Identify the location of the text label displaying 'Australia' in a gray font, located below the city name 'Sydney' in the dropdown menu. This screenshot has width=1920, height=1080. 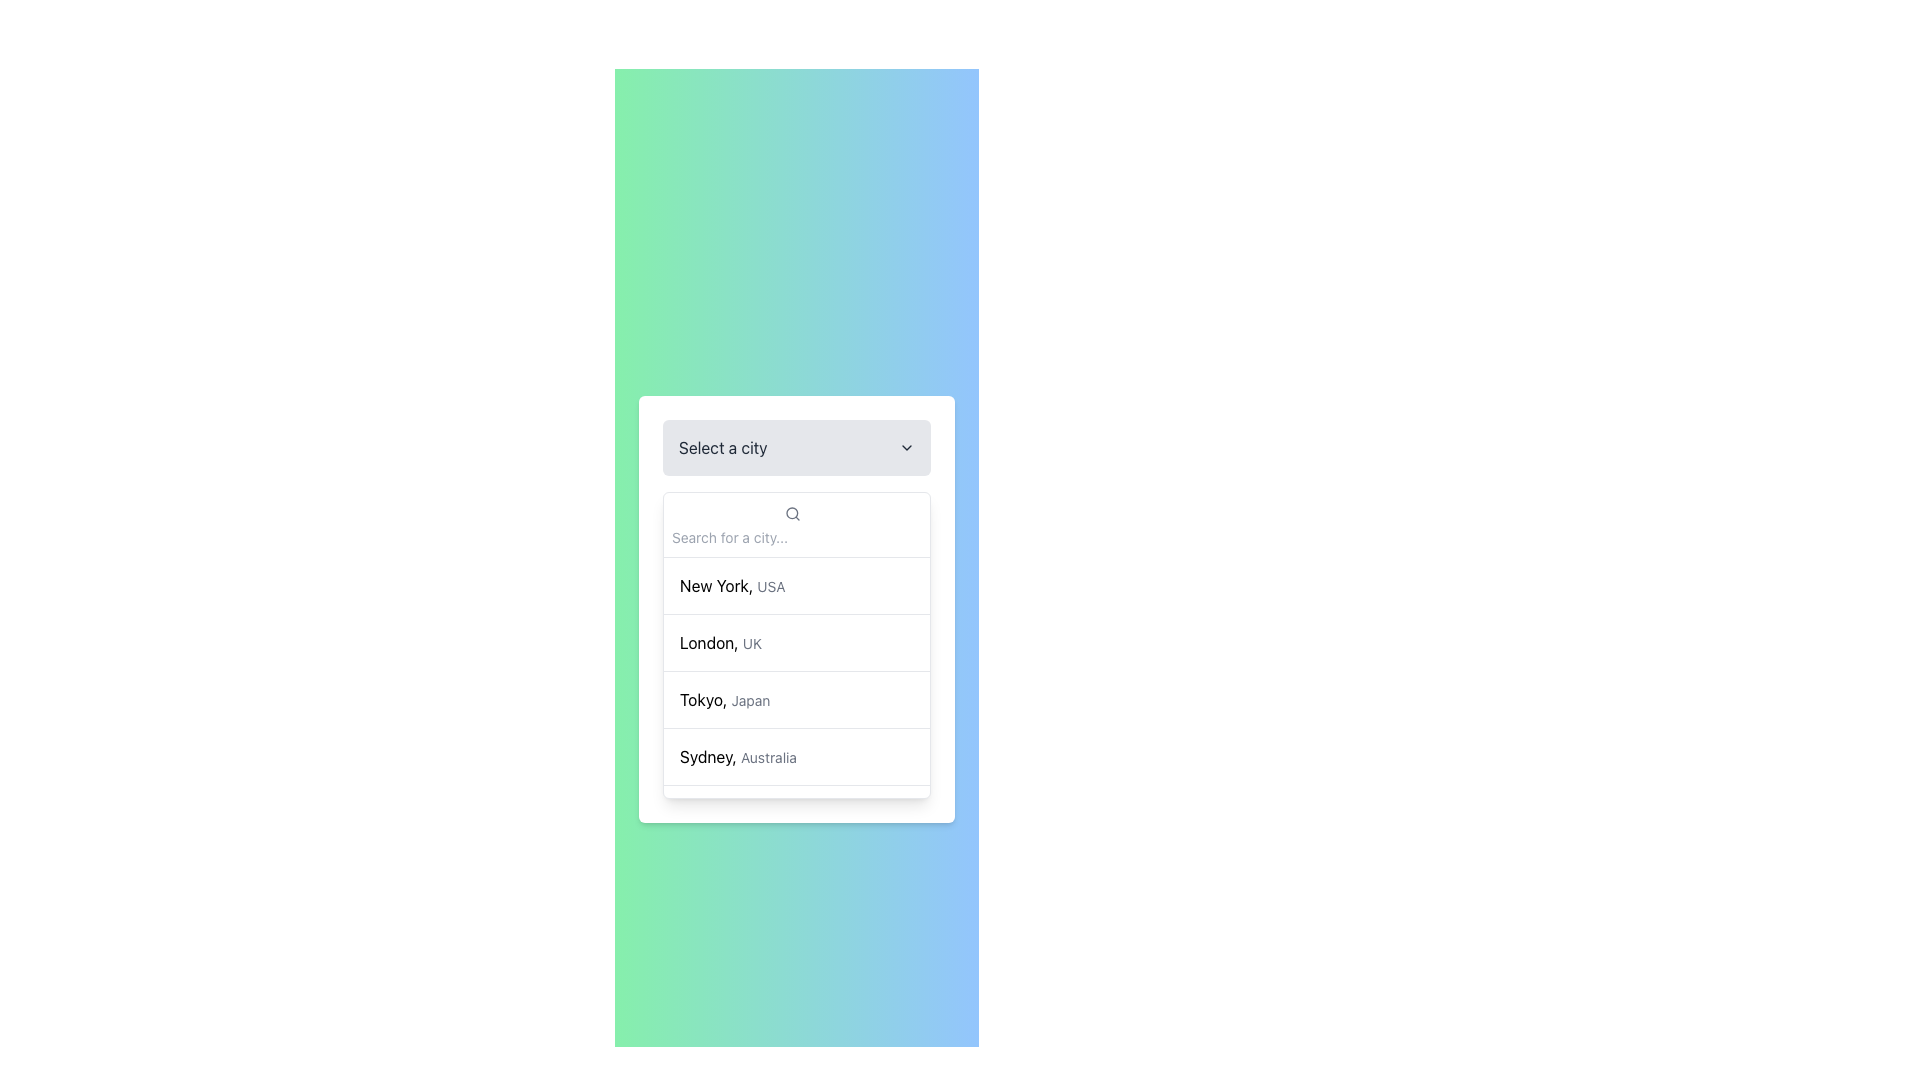
(767, 756).